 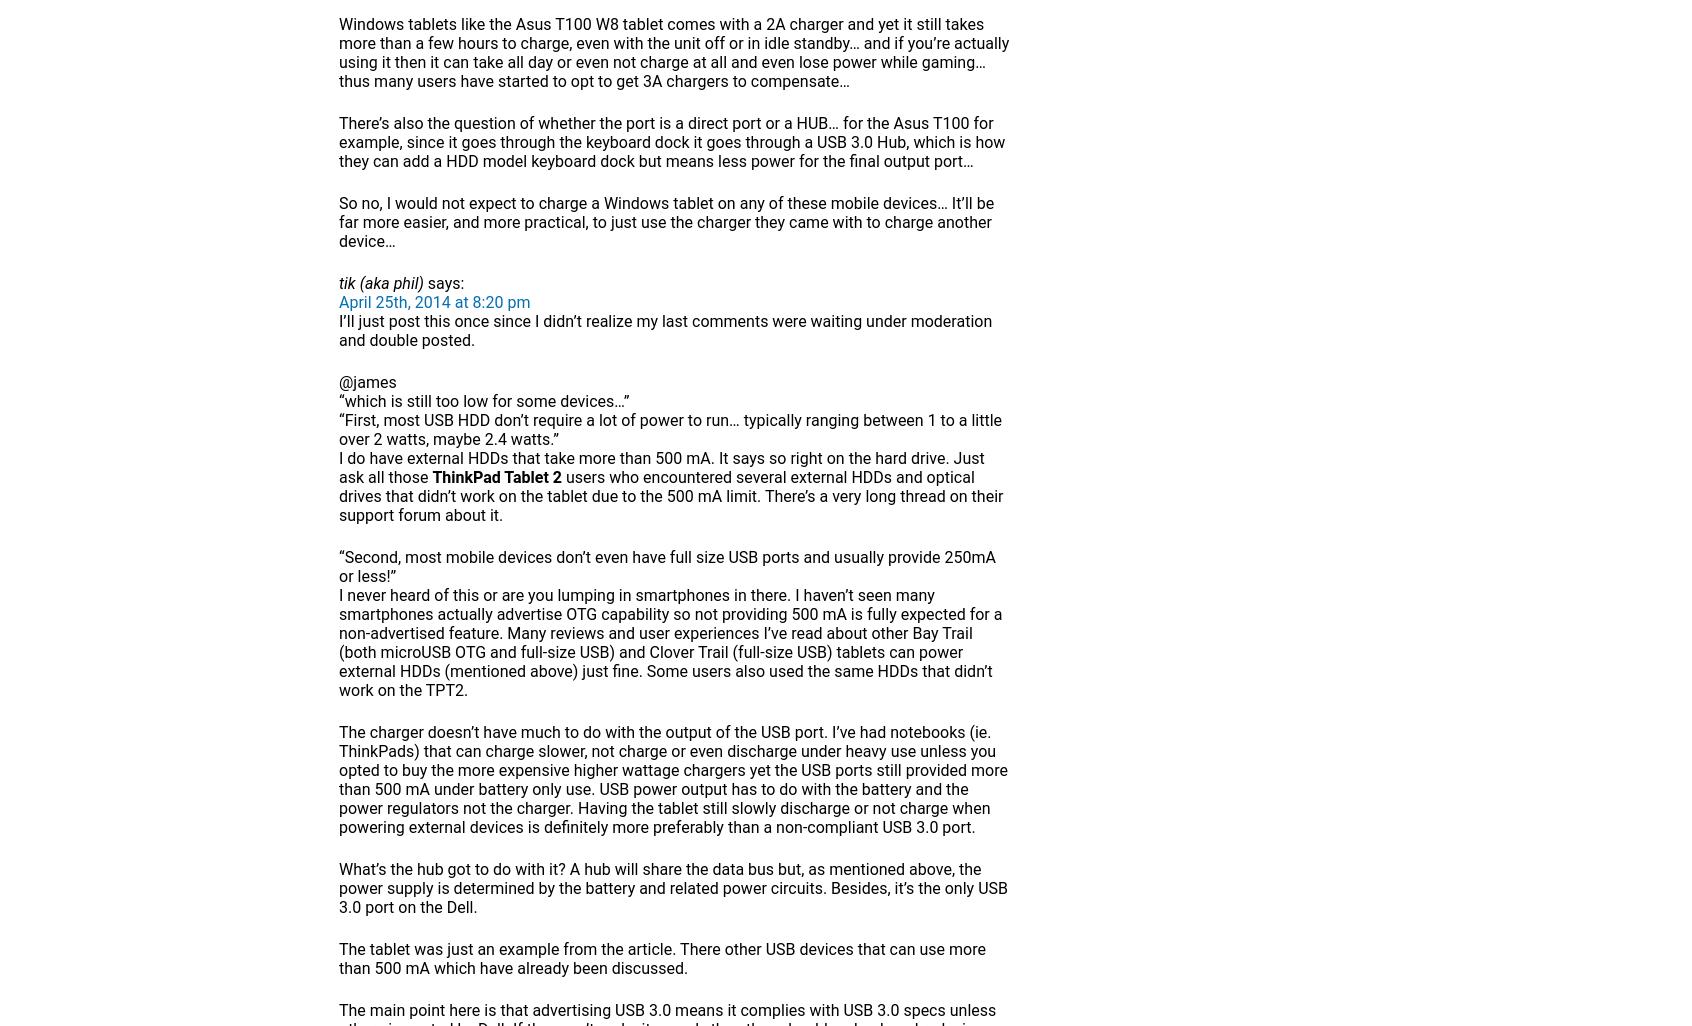 What do you see at coordinates (672, 142) in the screenshot?
I see `'There’s also the question of whether the port is a direct port or a HUB… for the Asus T100 for example, since it goes through the keyboard dock it goes through a USB 3.0 Hub, which is how they can add a HDD model keyboard dock but means less power for the final output port…'` at bounding box center [672, 142].